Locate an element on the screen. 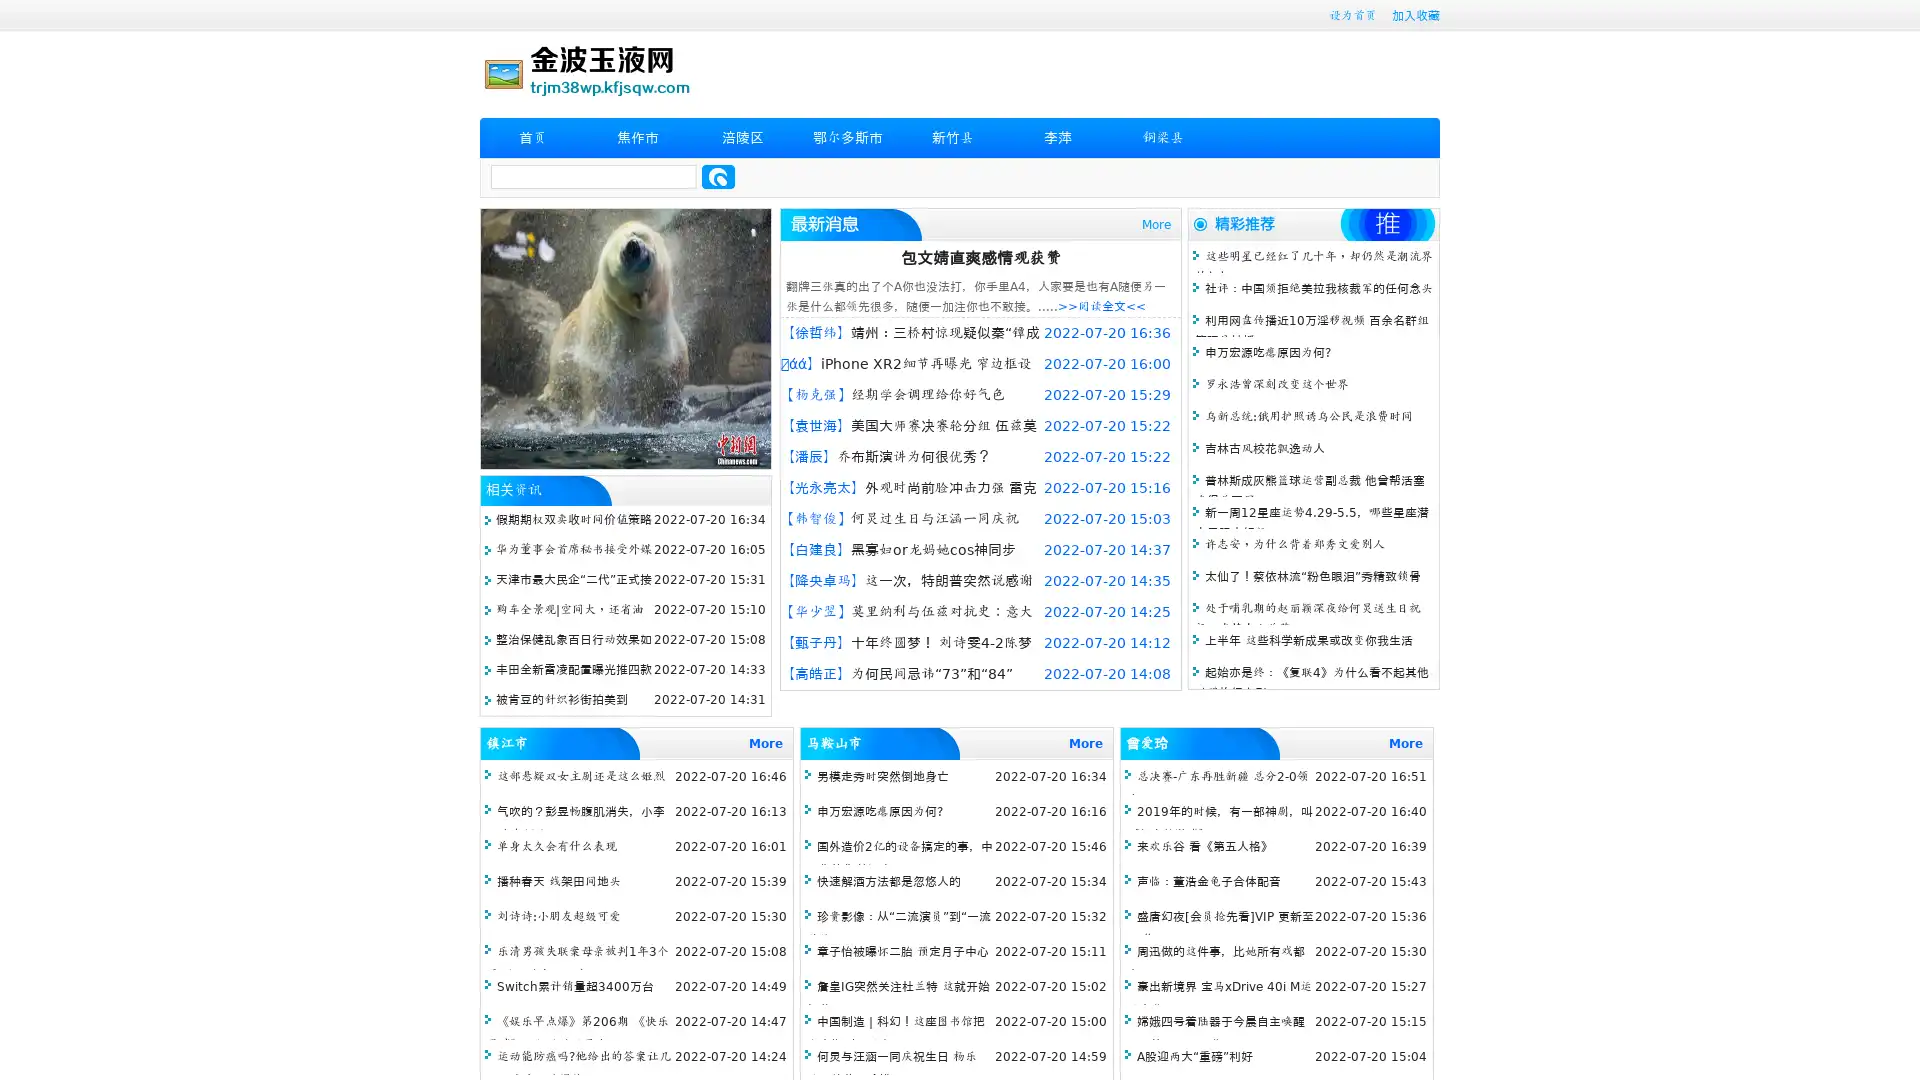 This screenshot has height=1080, width=1920. Search is located at coordinates (718, 176).